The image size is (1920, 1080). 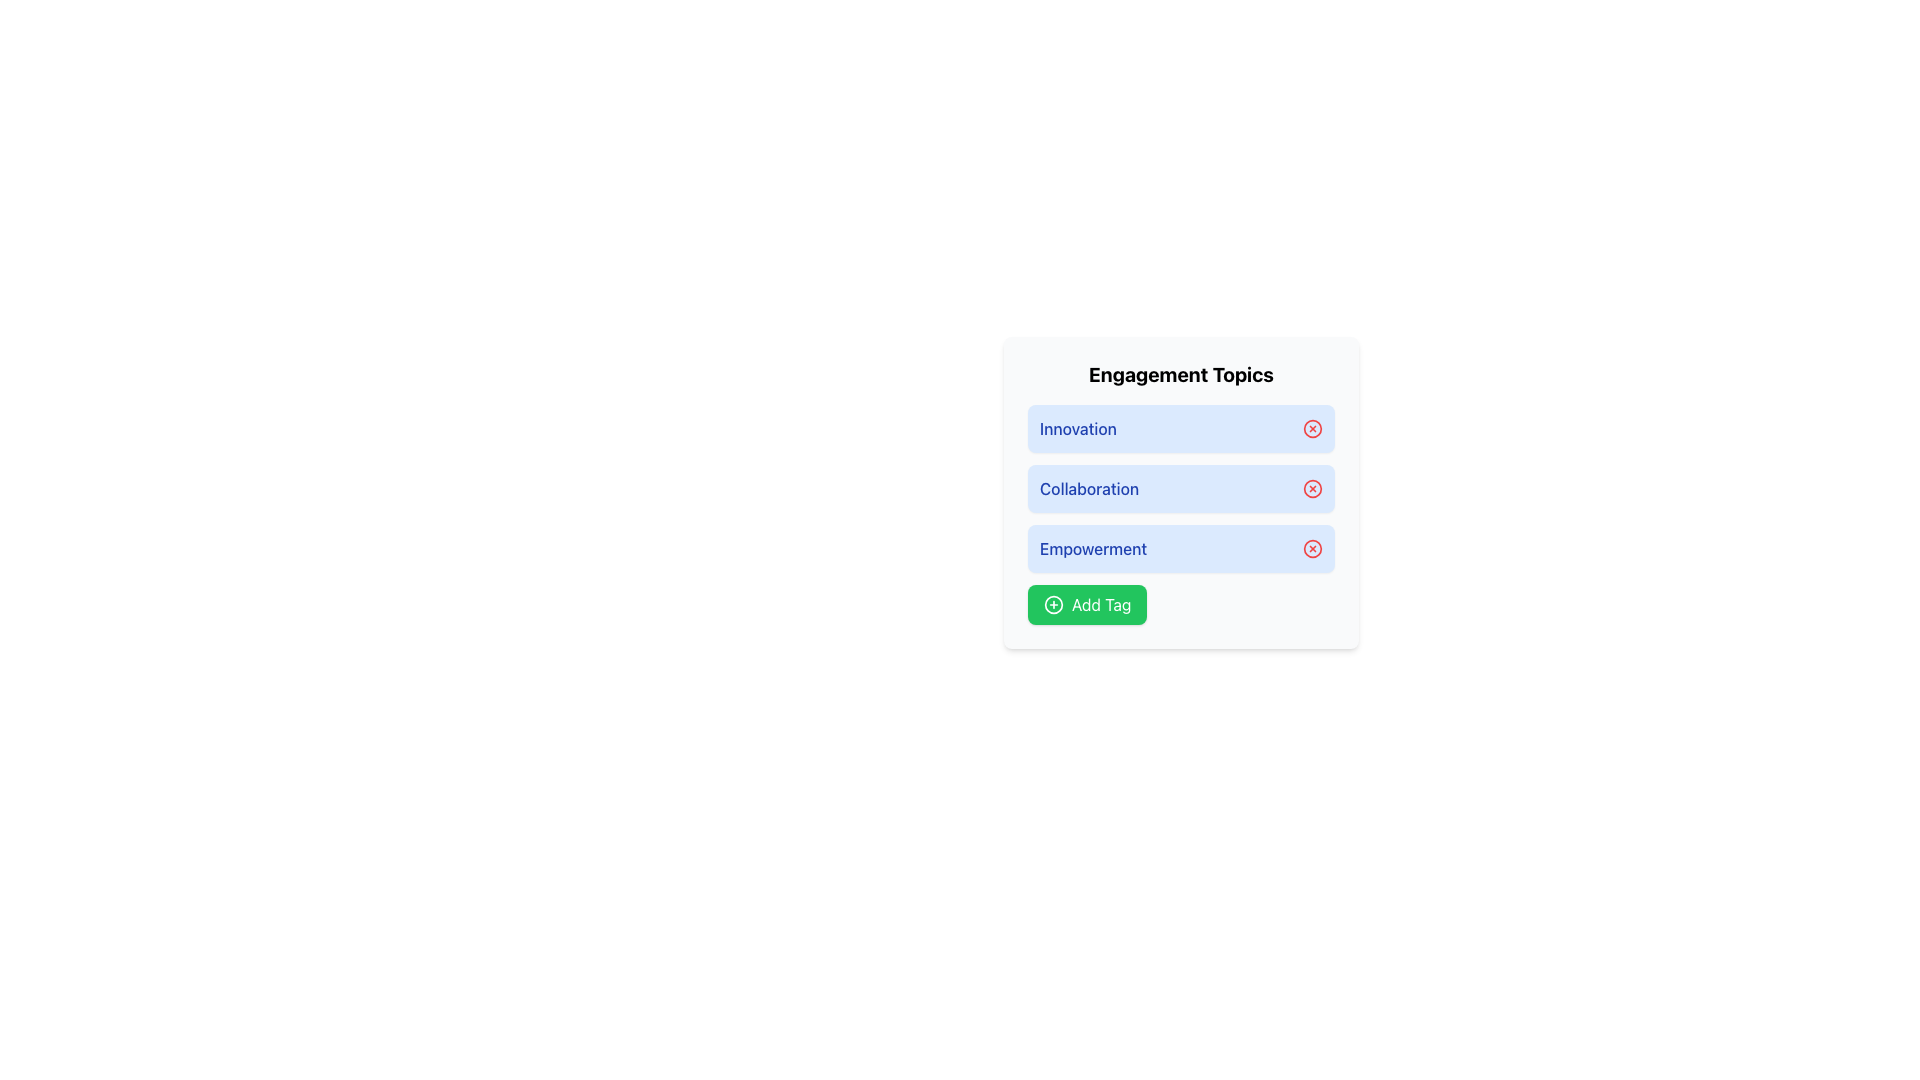 I want to click on the text label saying 'Collaboration', which is displayed in a bold, medium-weight font with a deep blue color, positioned between the items labeled 'Innovation' and 'Empowerment', so click(x=1088, y=489).